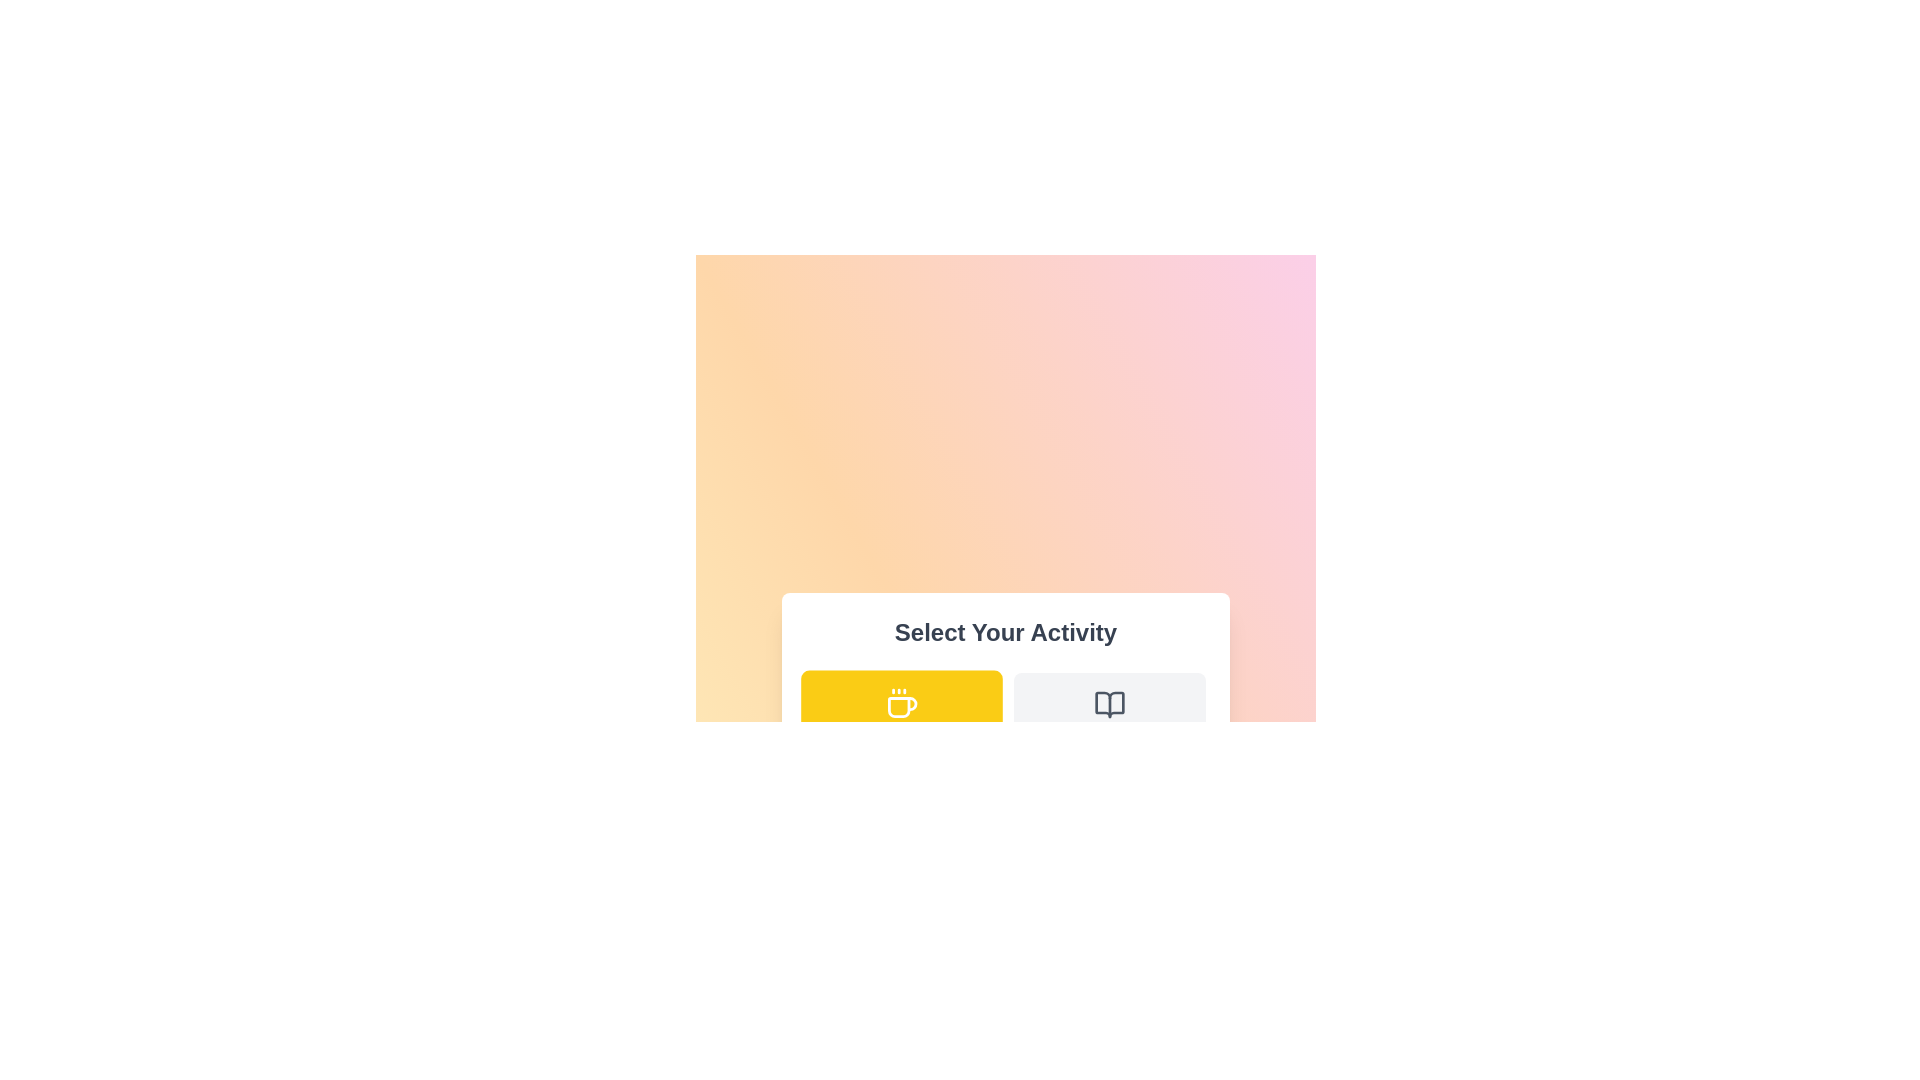  Describe the element at coordinates (901, 722) in the screenshot. I see `the button` at that location.